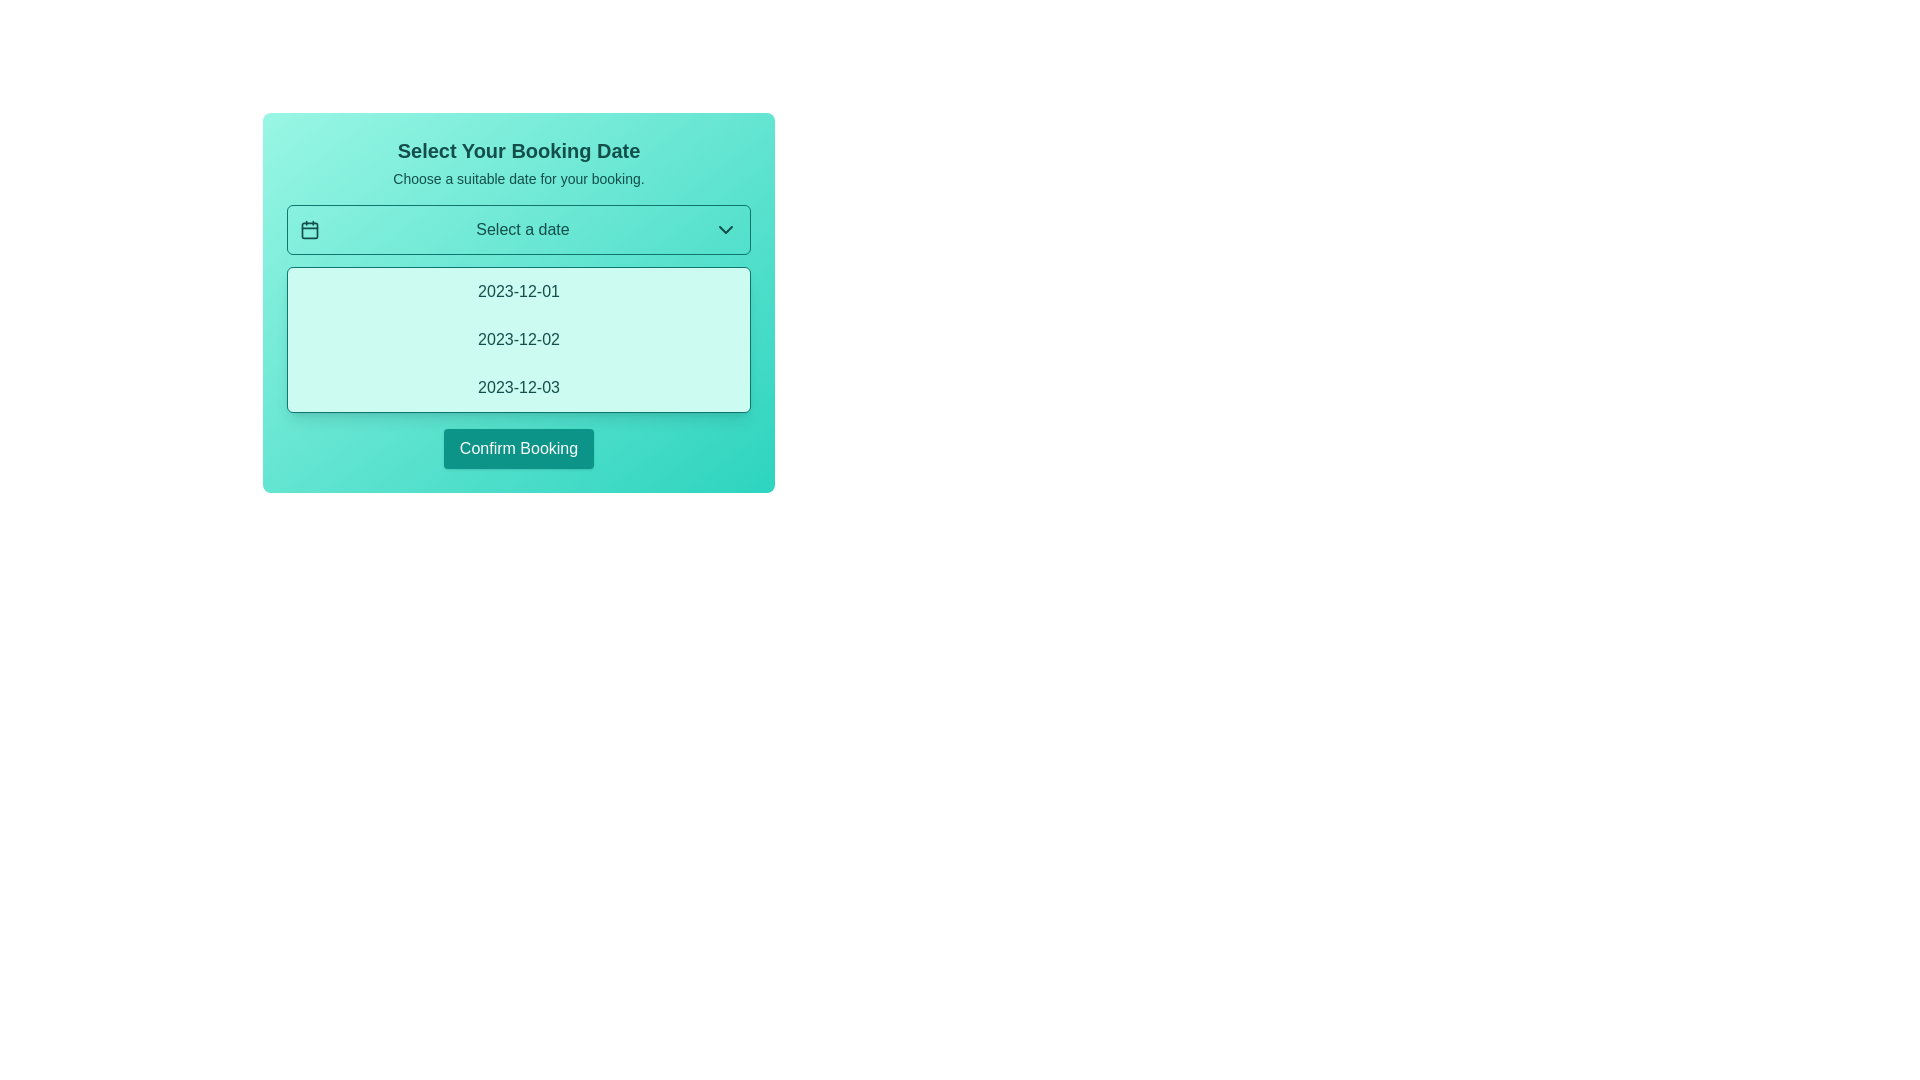  Describe the element at coordinates (518, 338) in the screenshot. I see `the selectable item in the dropdown menu displaying '2023-12-02' to change its background color` at that location.